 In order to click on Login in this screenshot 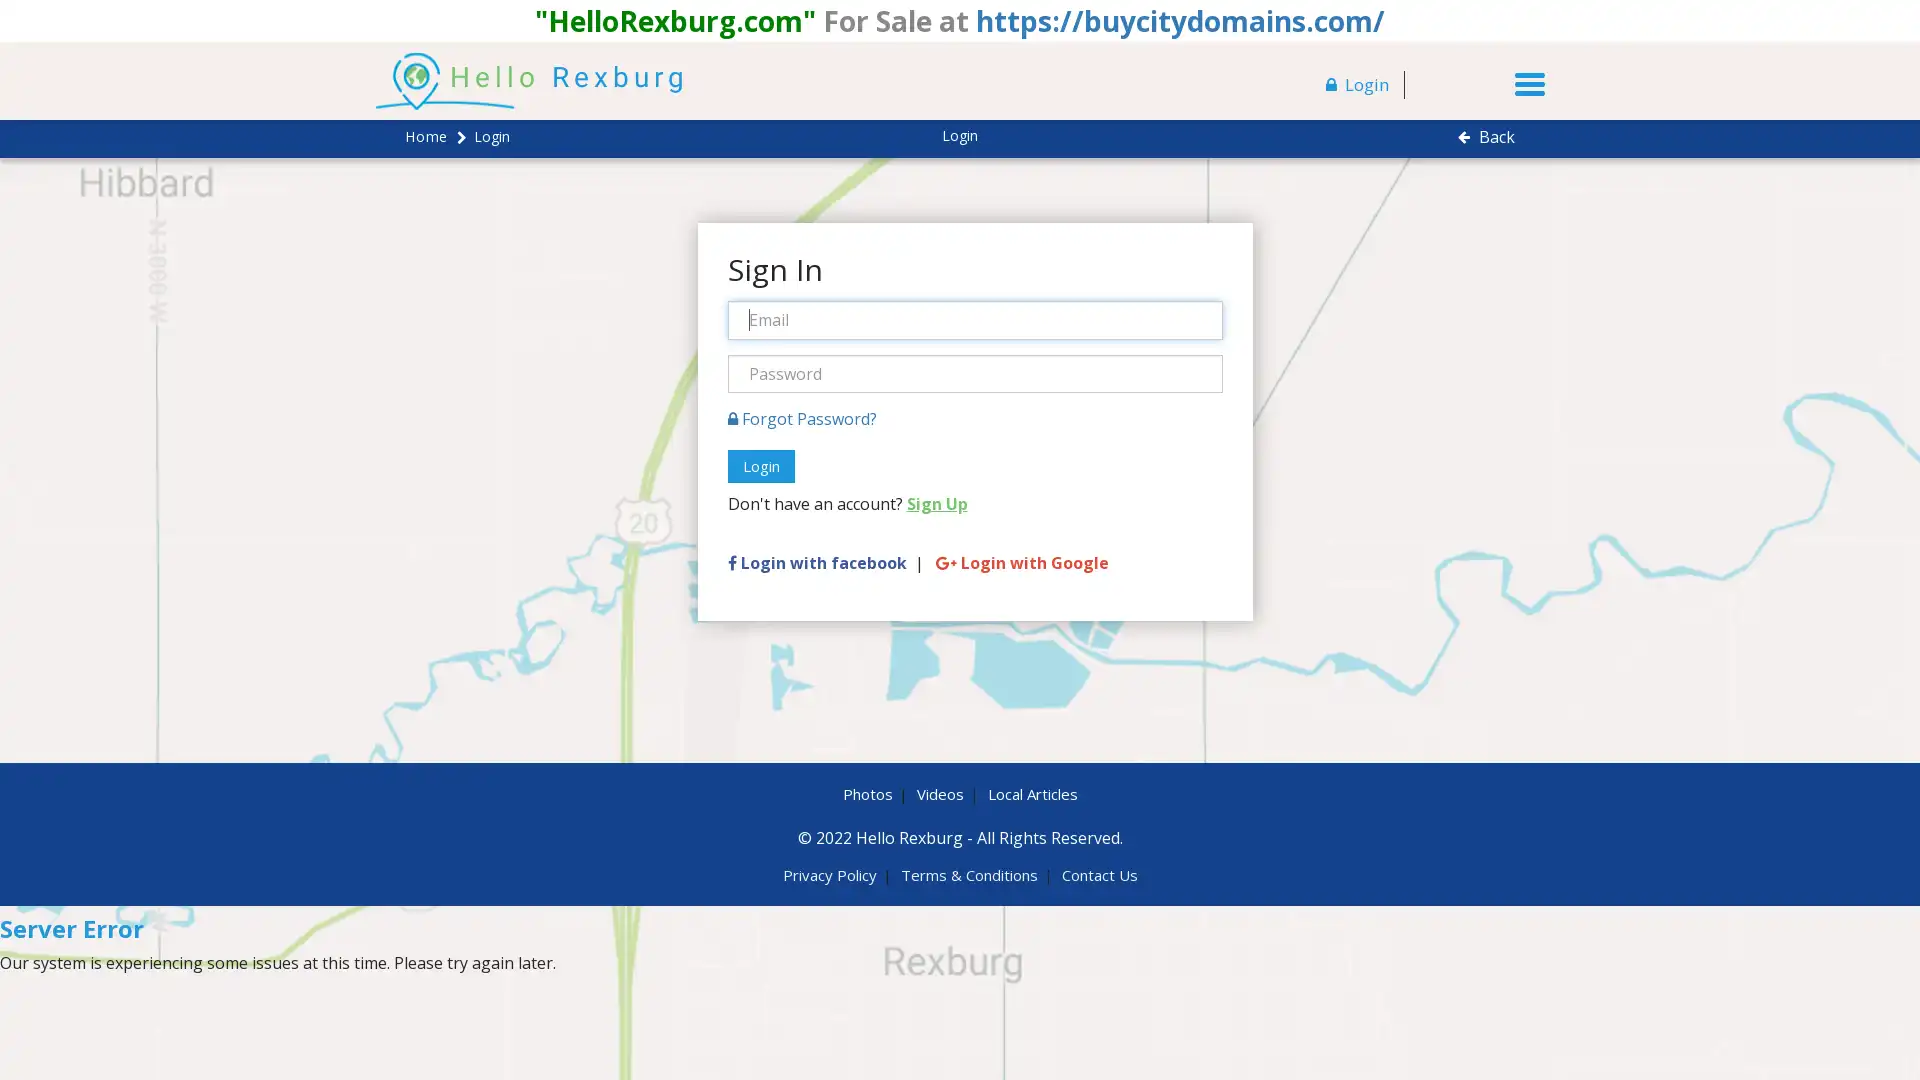, I will do `click(759, 466)`.